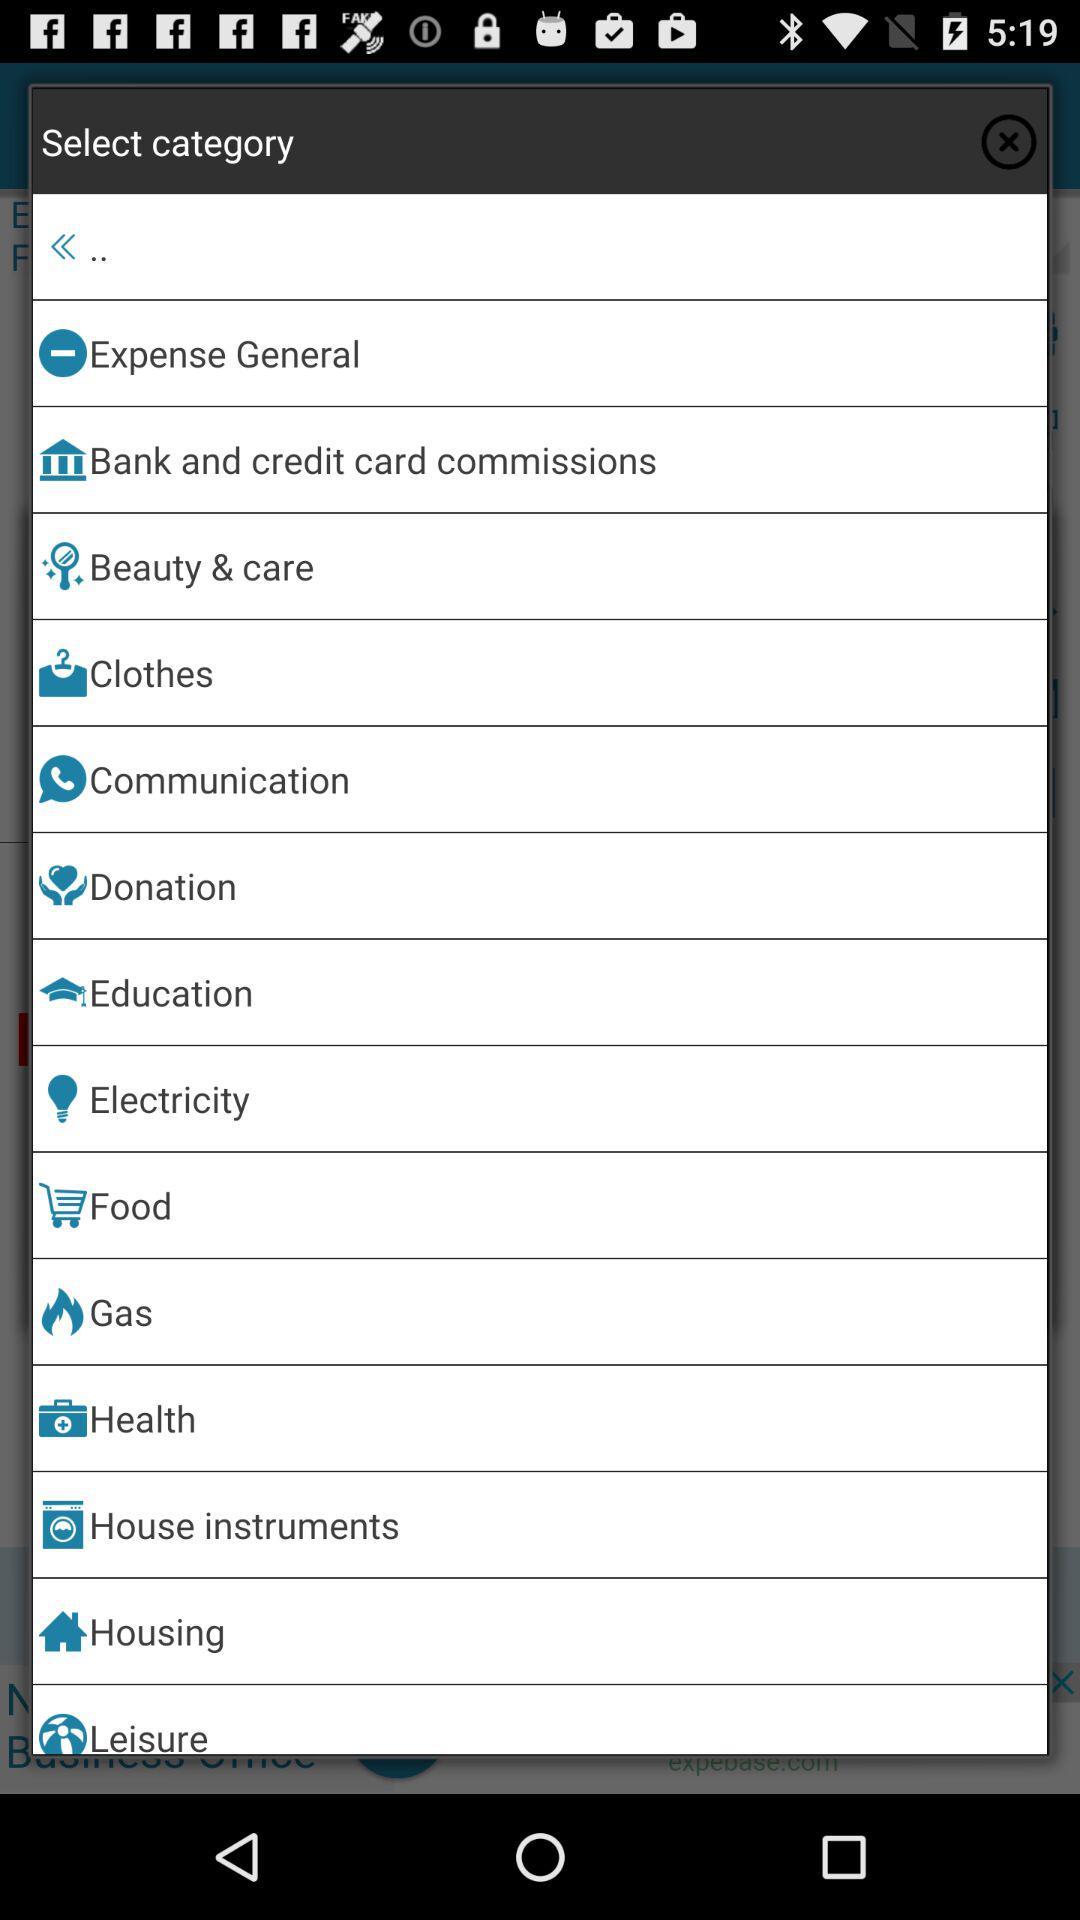  I want to click on leisure, so click(564, 1718).